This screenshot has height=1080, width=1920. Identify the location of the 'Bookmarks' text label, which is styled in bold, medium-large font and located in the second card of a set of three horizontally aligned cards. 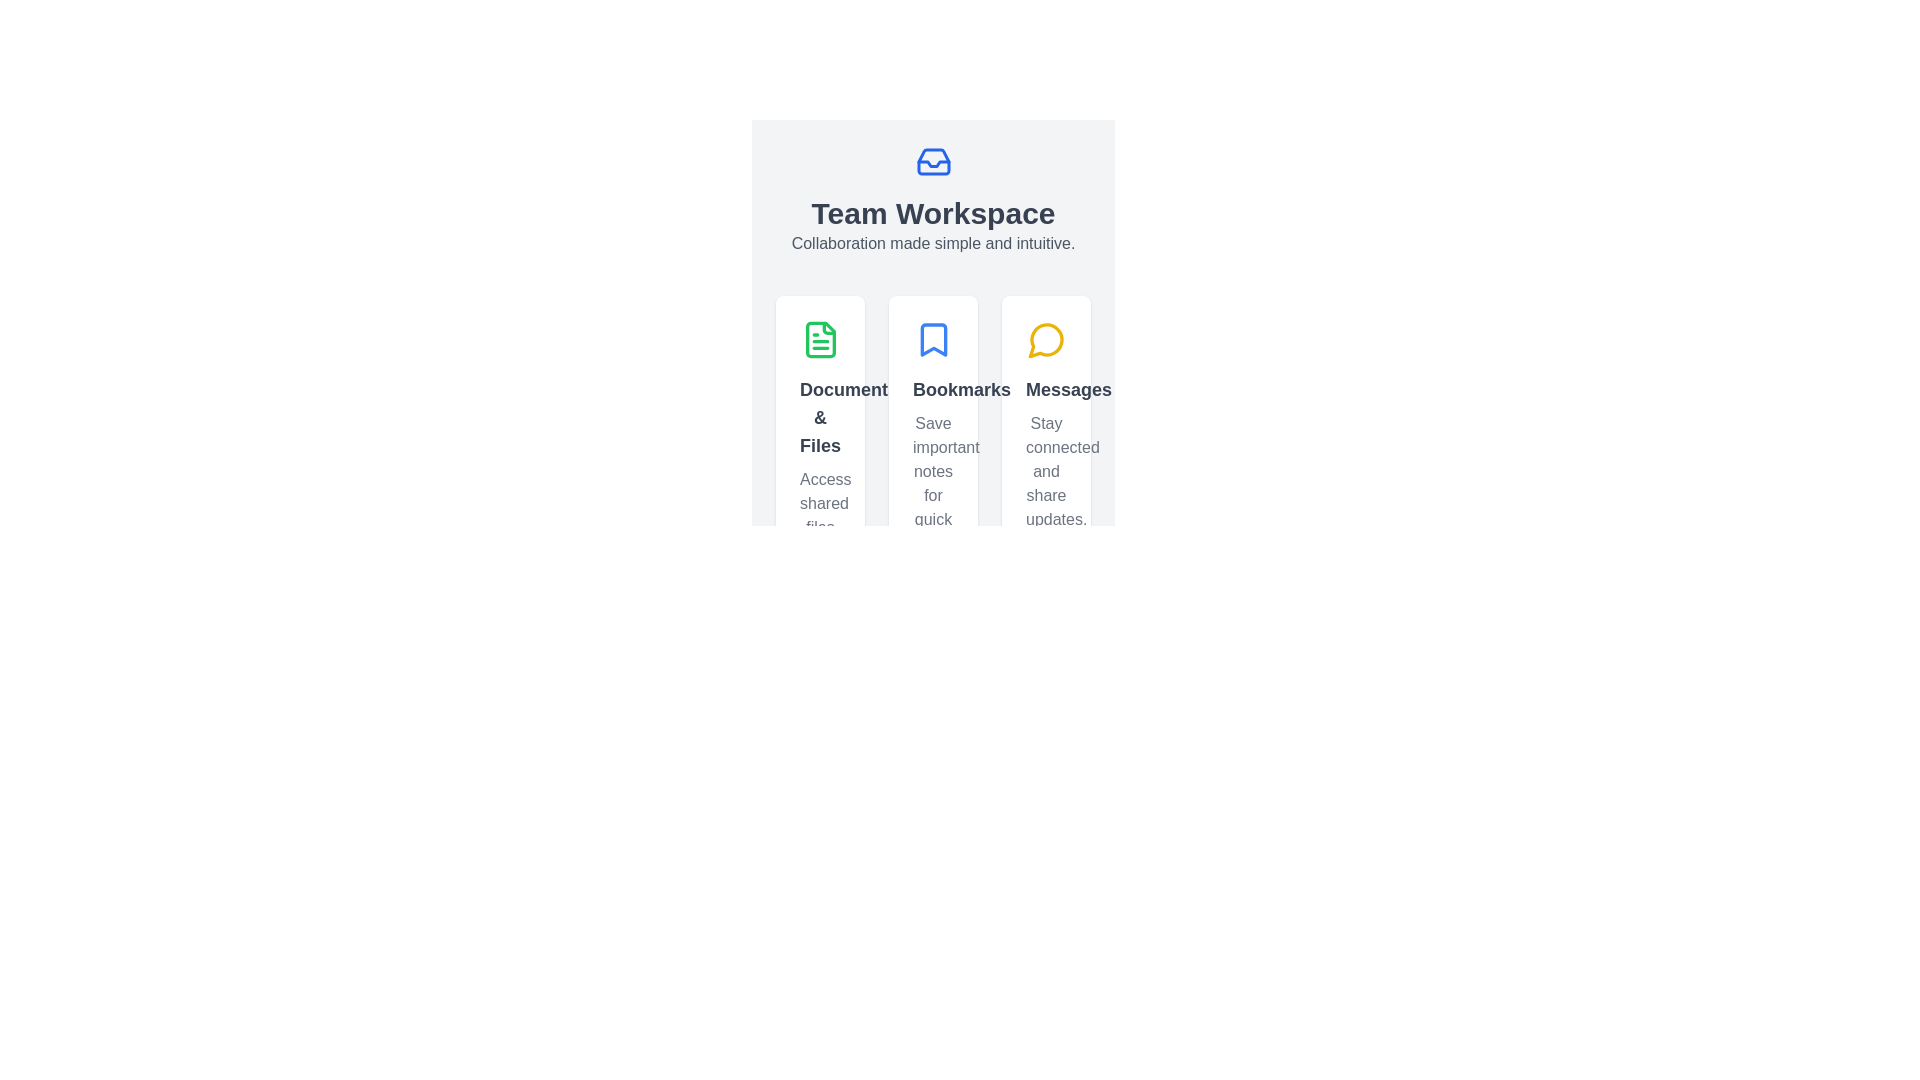
(932, 389).